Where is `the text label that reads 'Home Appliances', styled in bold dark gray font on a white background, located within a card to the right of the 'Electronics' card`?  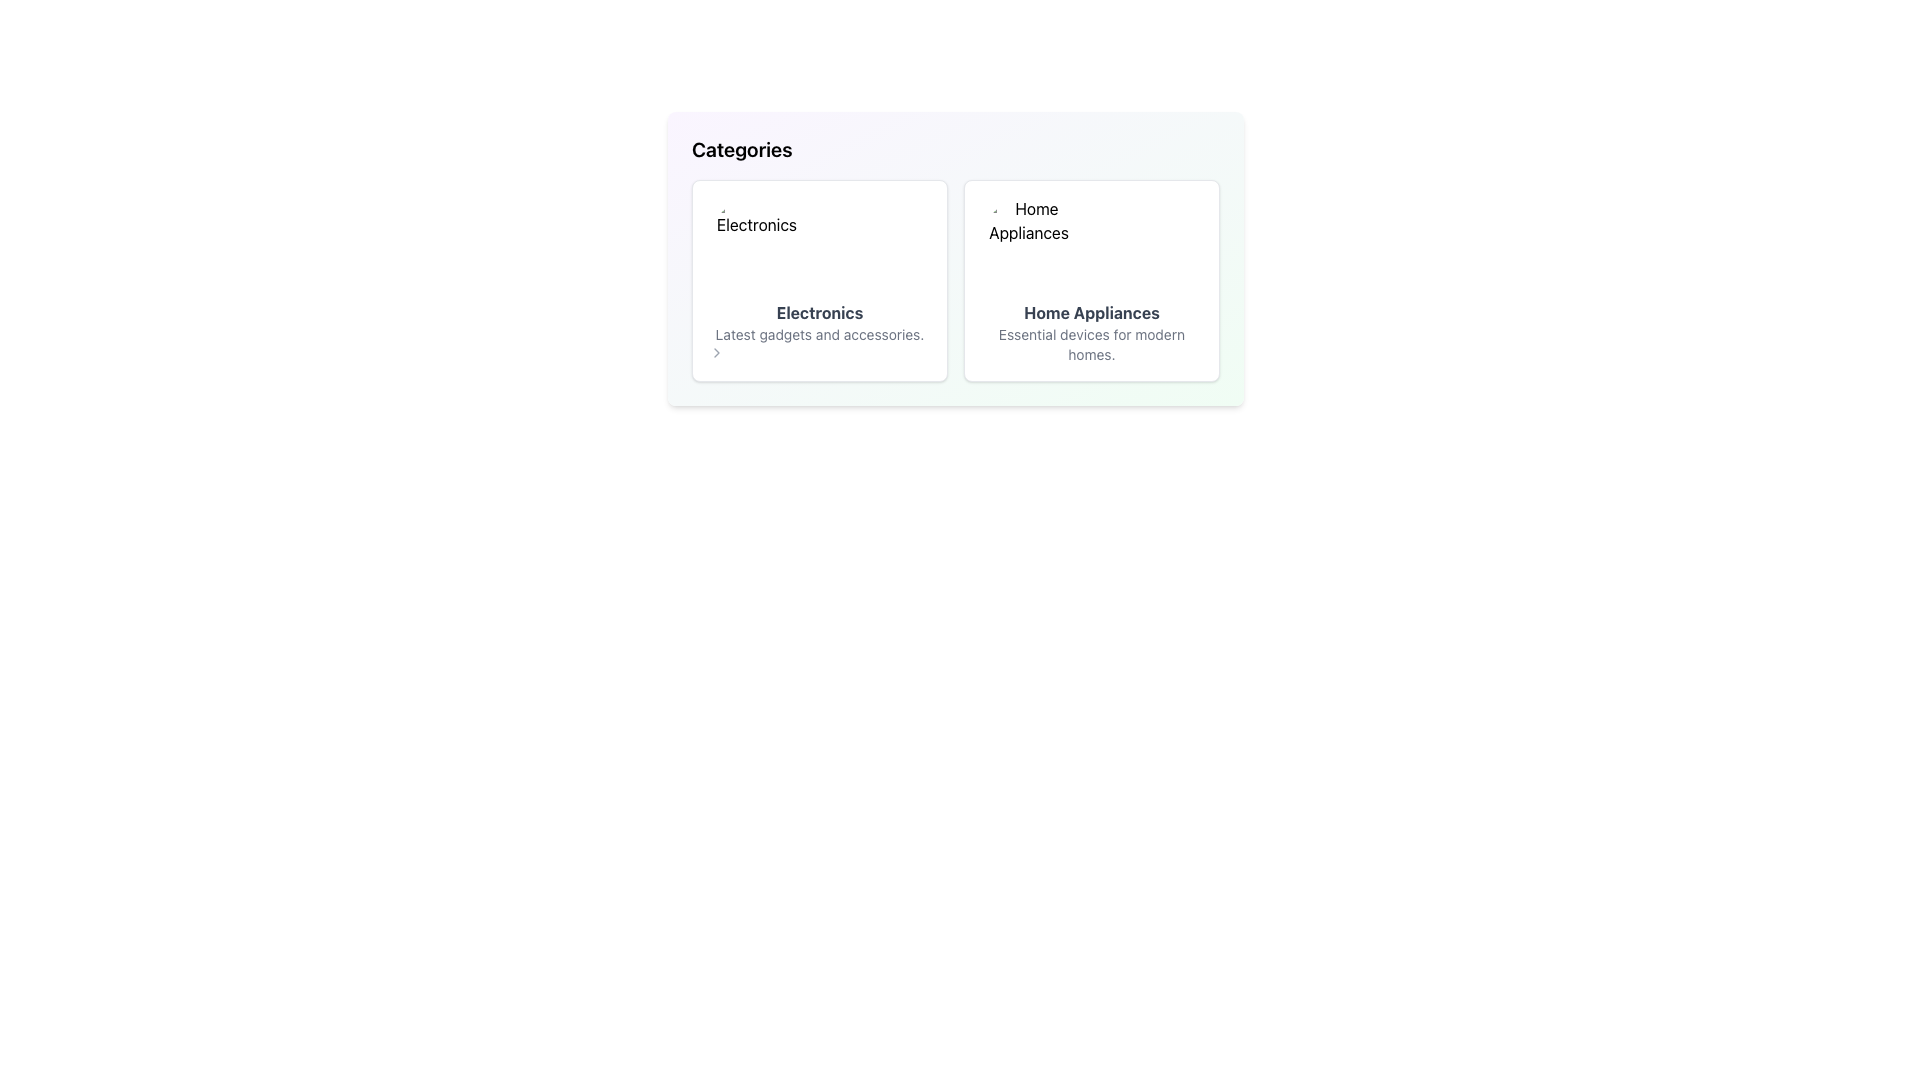
the text label that reads 'Home Appliances', styled in bold dark gray font on a white background, located within a card to the right of the 'Electronics' card is located at coordinates (1090, 312).